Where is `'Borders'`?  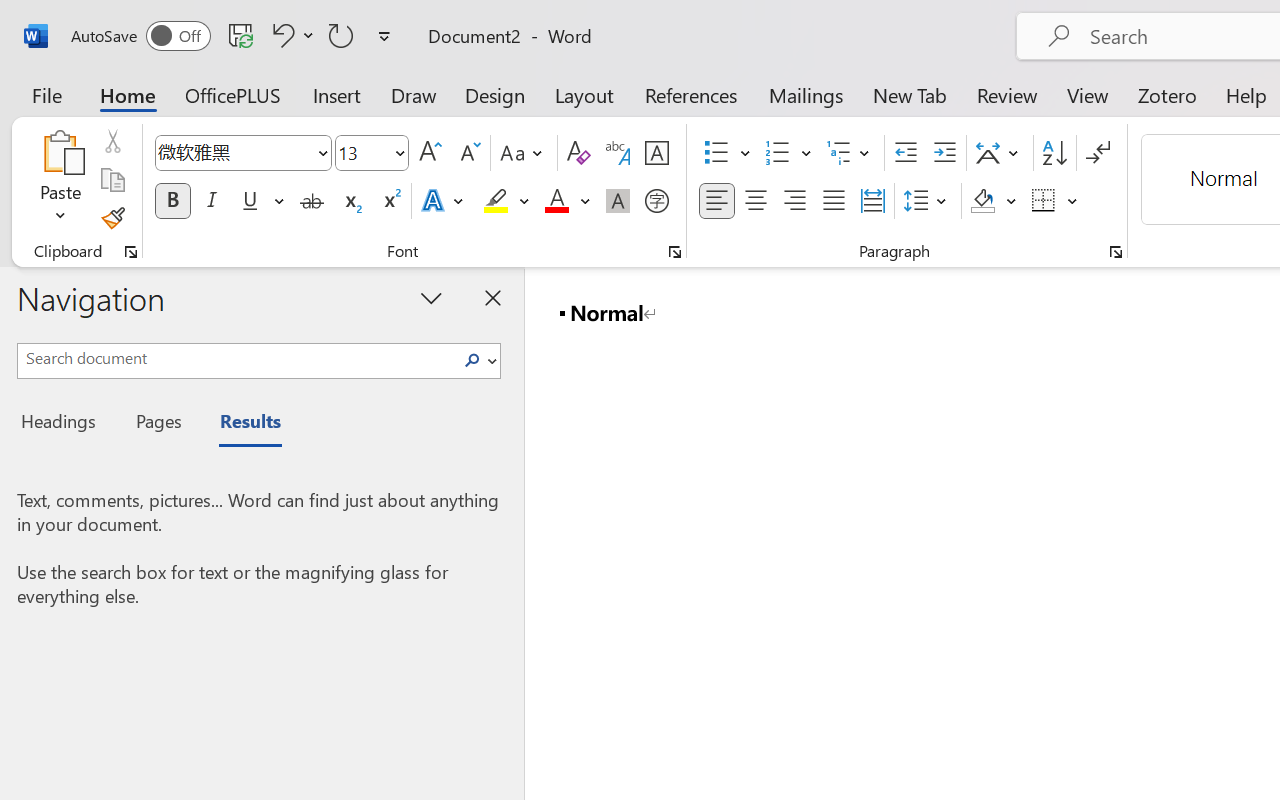 'Borders' is located at coordinates (1054, 201).